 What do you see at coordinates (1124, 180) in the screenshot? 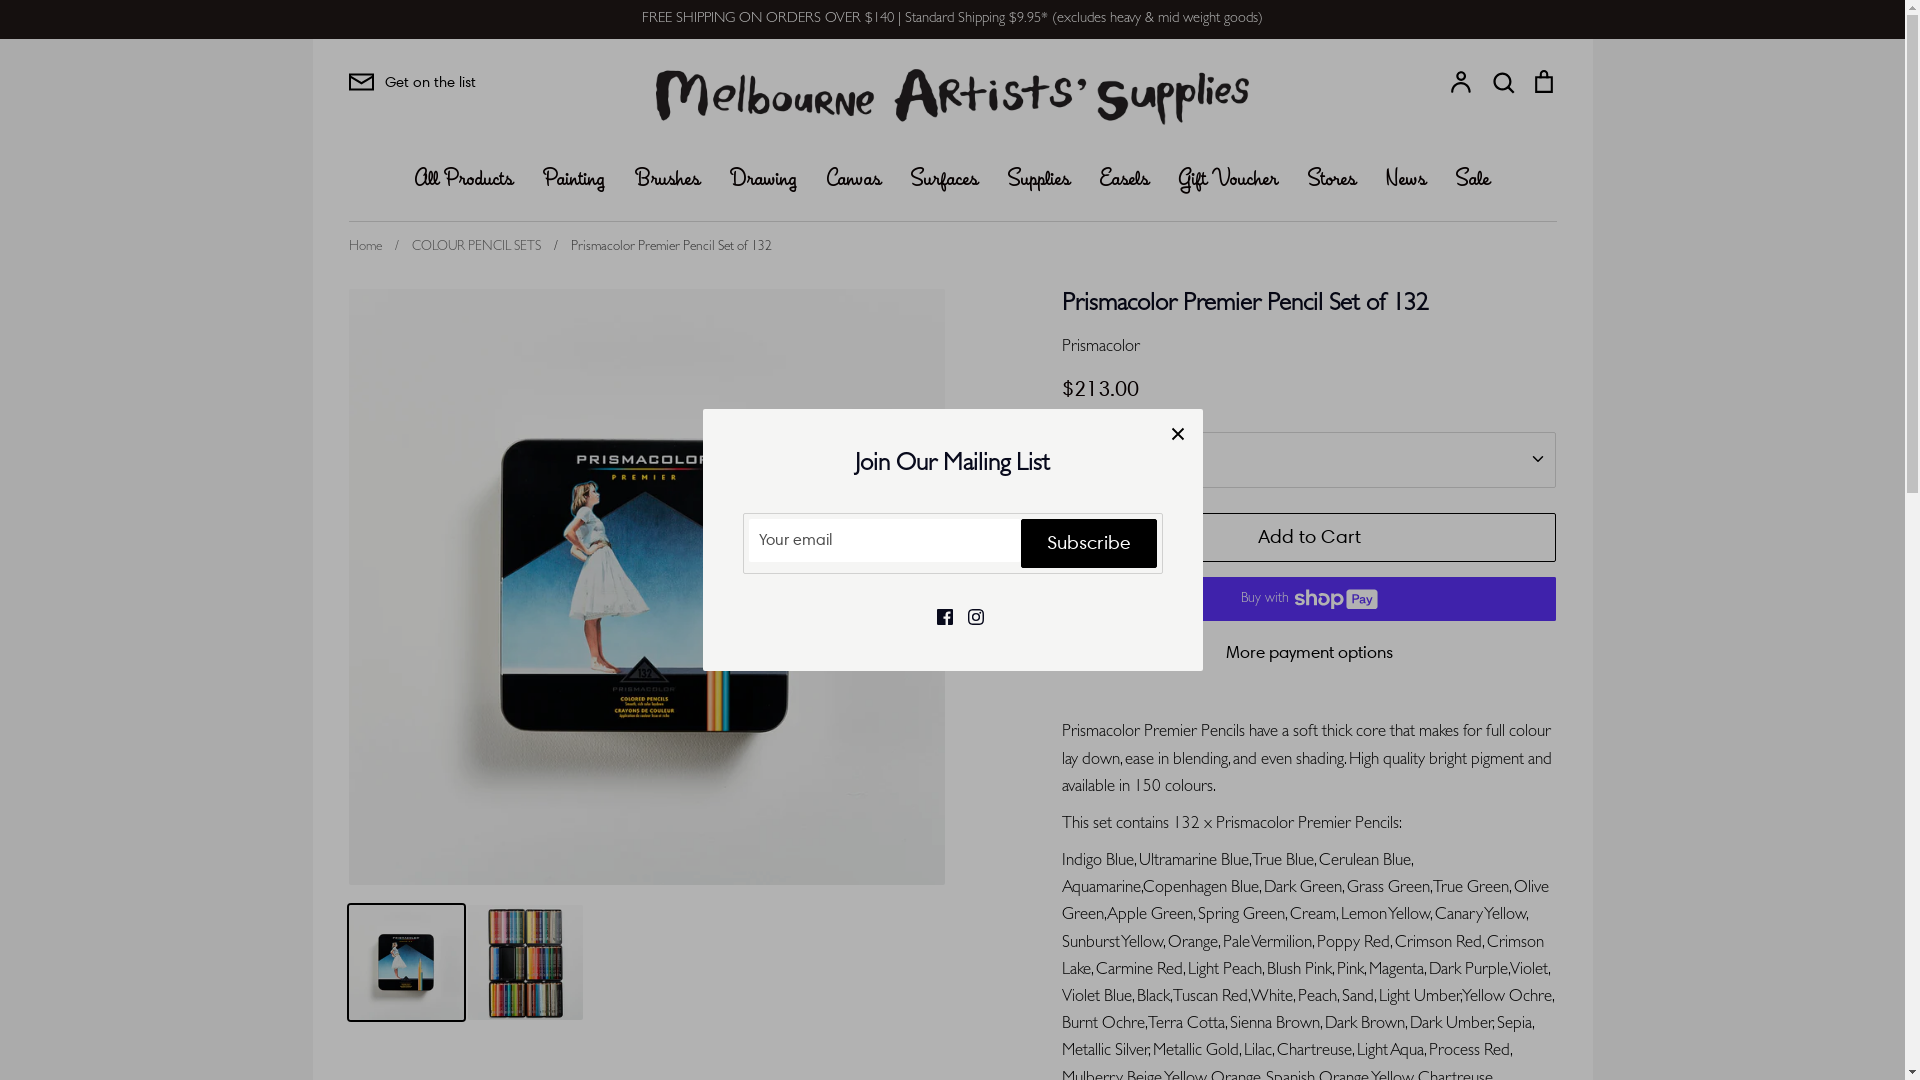
I see `'Easels'` at bounding box center [1124, 180].